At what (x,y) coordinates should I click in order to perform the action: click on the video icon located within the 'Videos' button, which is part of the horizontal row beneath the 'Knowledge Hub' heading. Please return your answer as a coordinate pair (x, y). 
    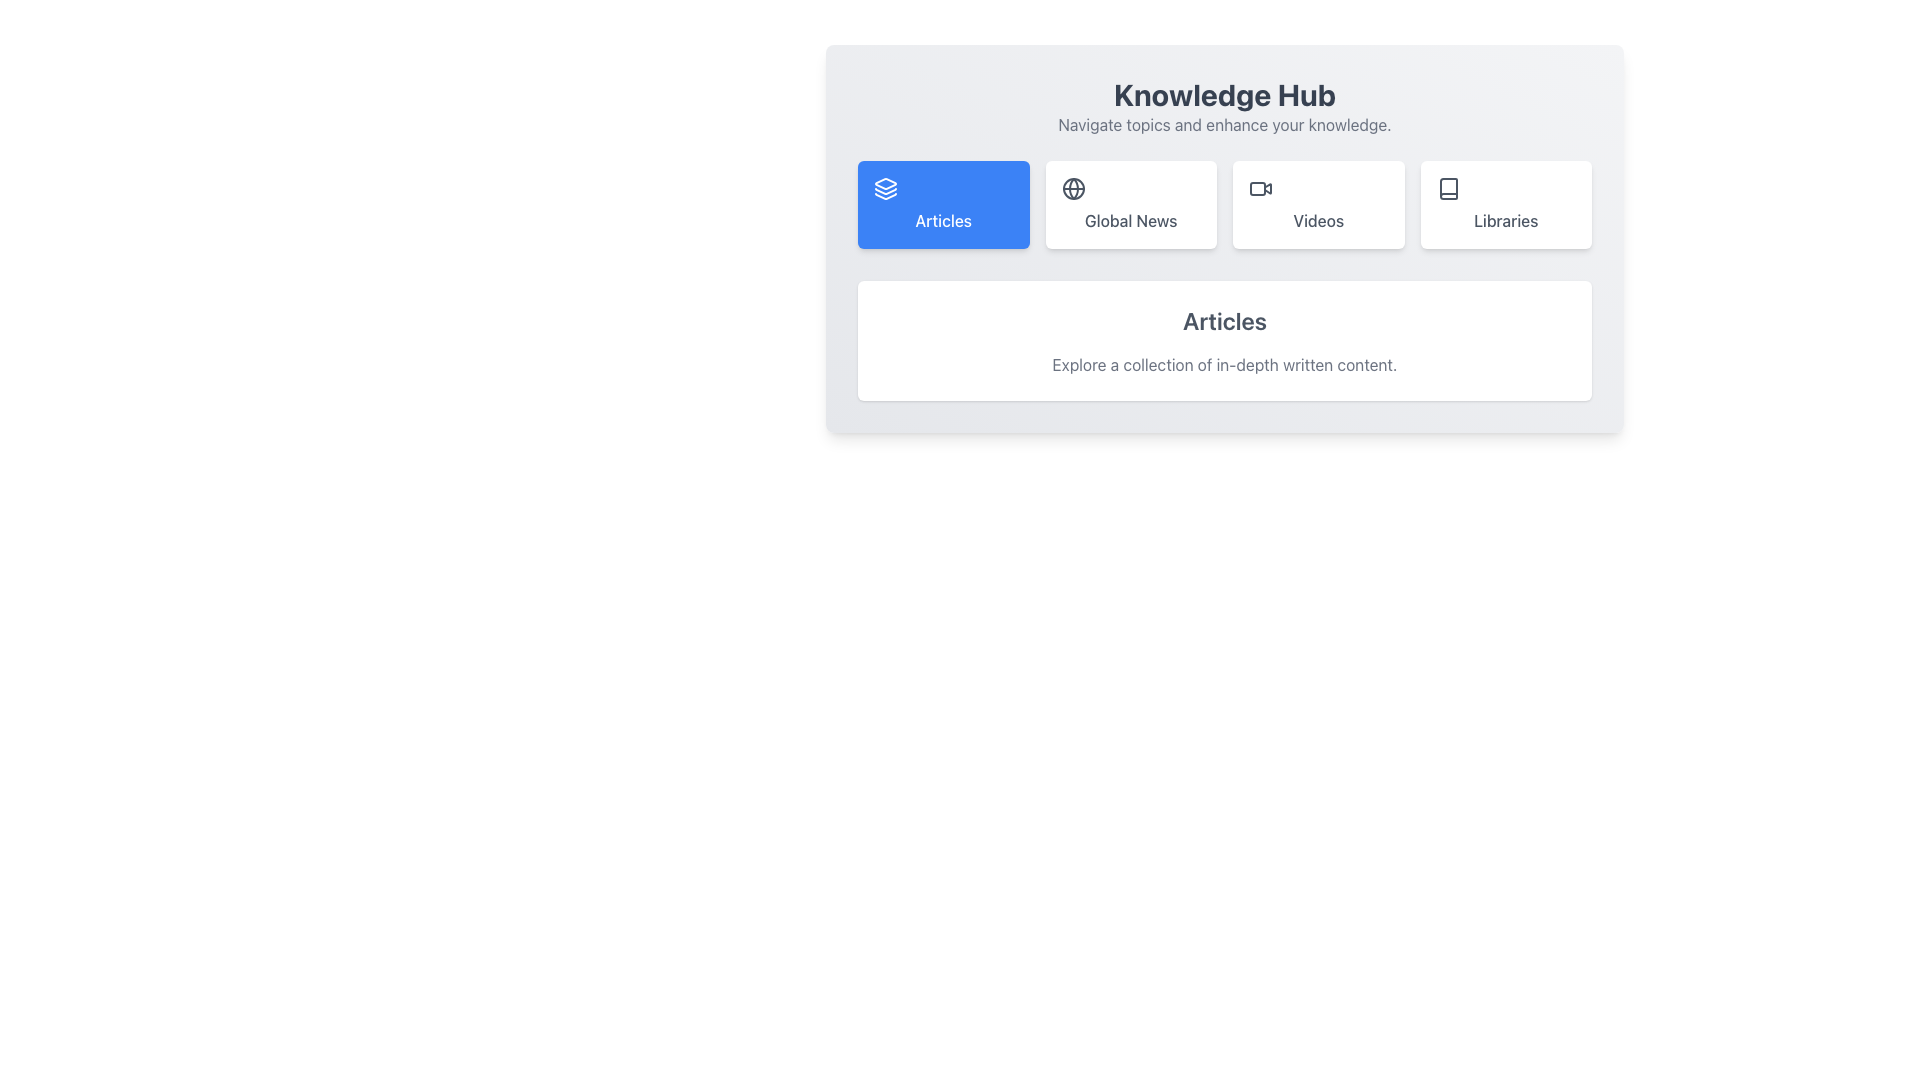
    Looking at the image, I should click on (1260, 189).